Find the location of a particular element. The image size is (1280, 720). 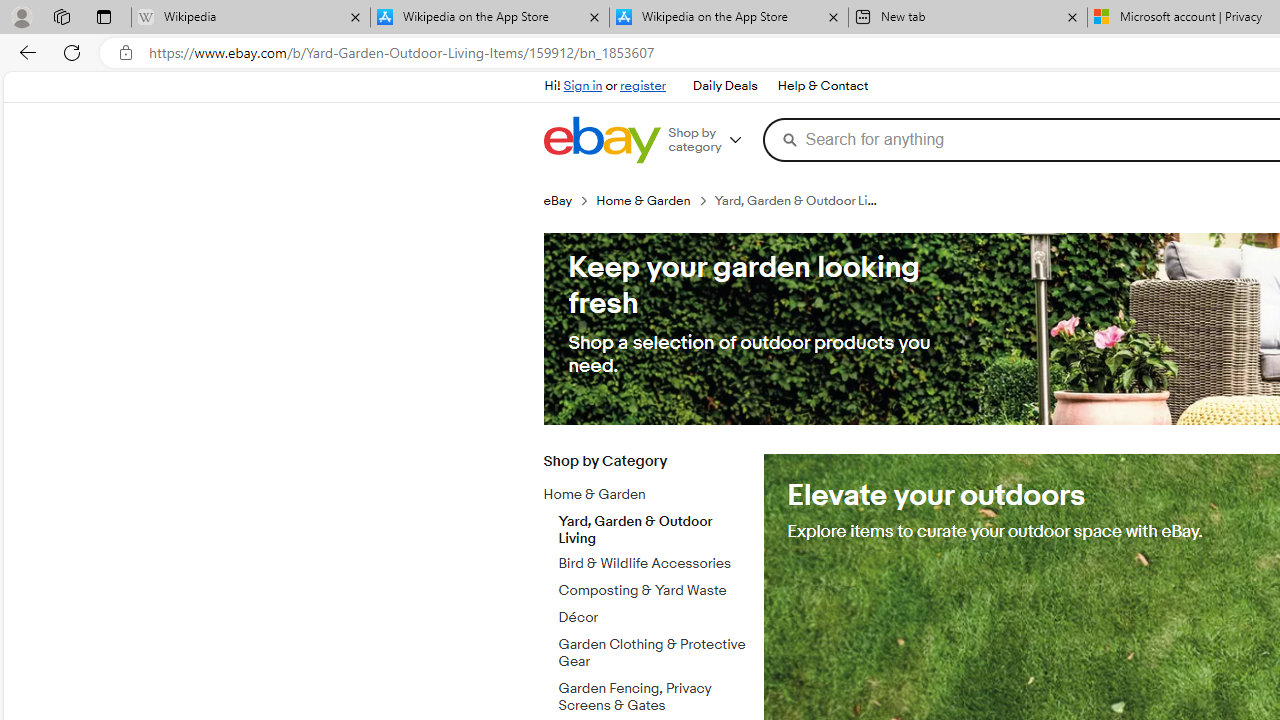

'Garden Fencing, Privacy Screens & Gates' is located at coordinates (653, 696).